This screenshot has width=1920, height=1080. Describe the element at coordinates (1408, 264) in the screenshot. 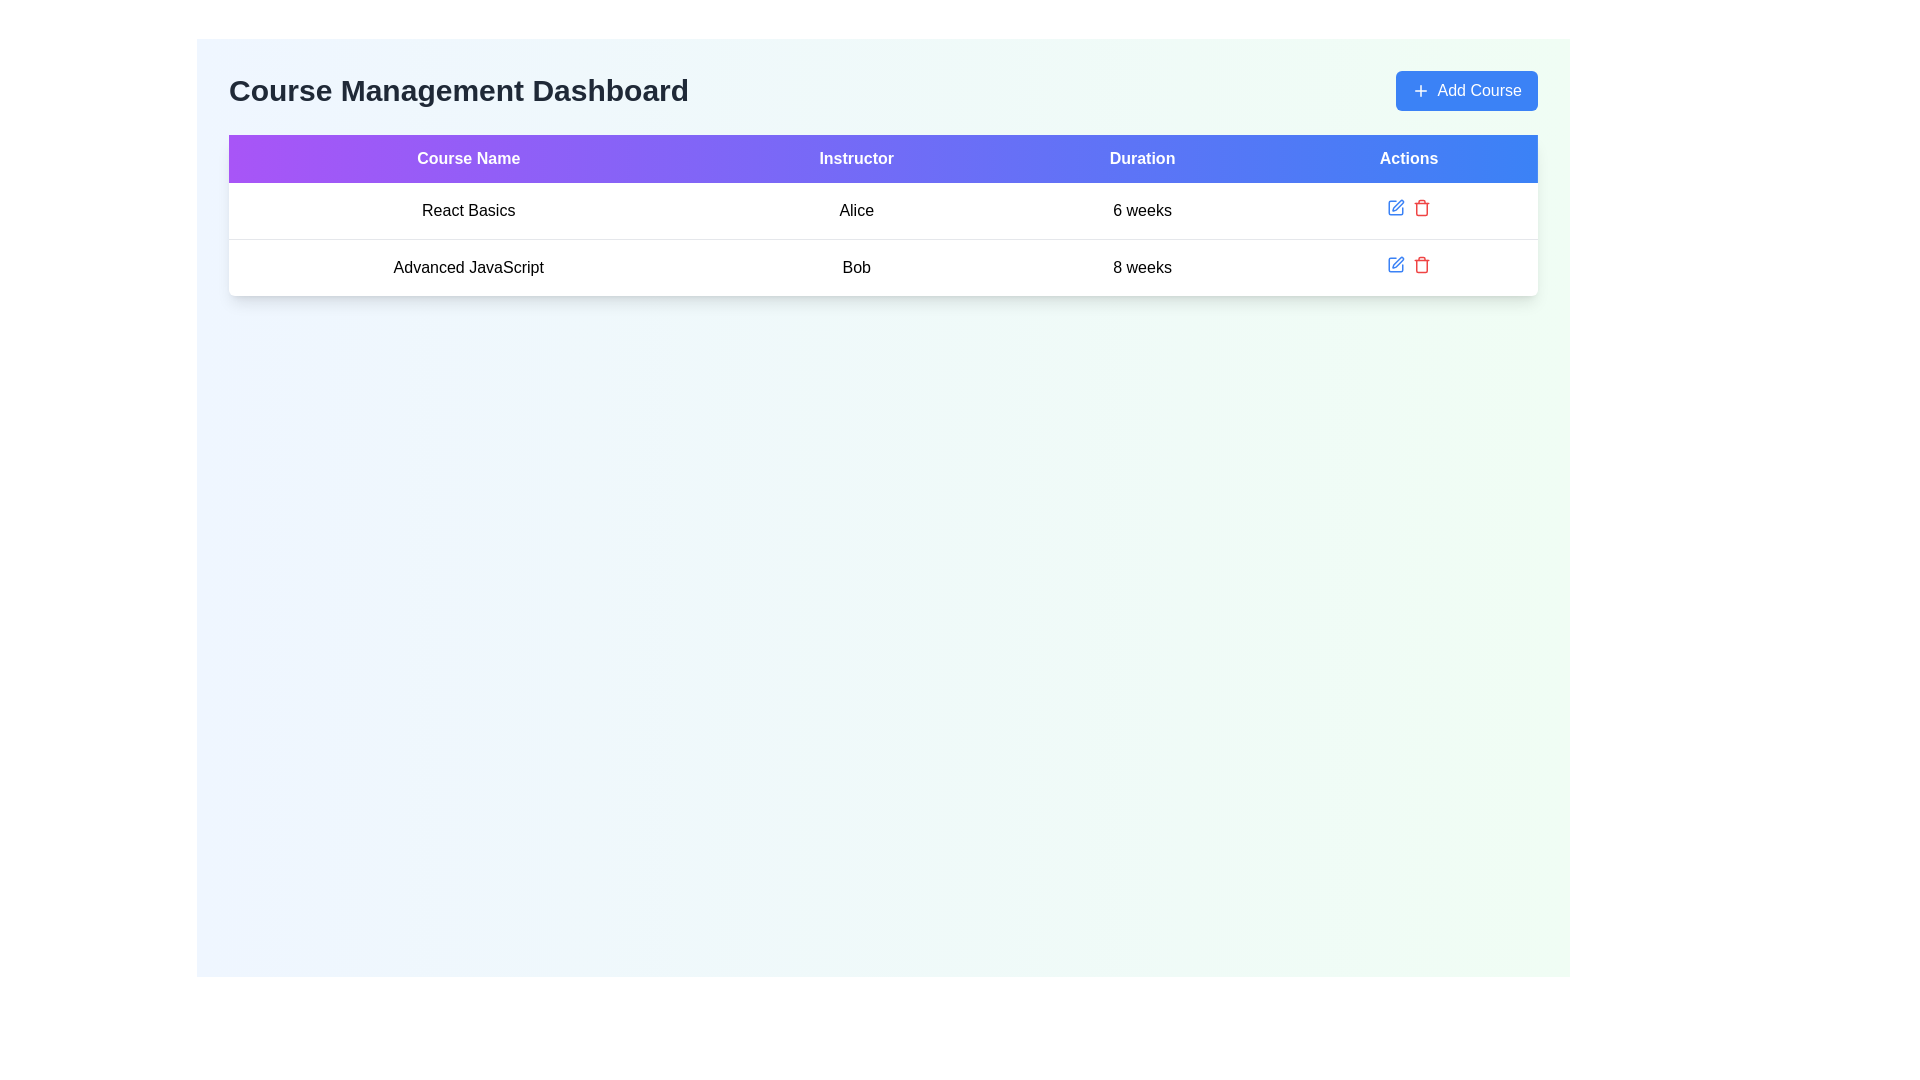

I see `the action buttons for the 'Advanced JavaScript' course located in the 'Actions' column of the second row` at that location.